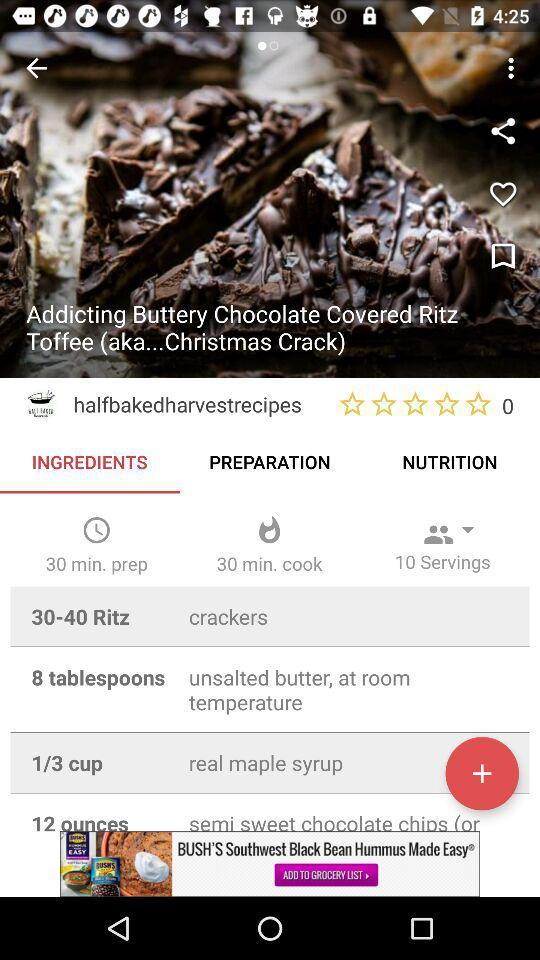 This screenshot has height=960, width=540. Describe the element at coordinates (481, 772) in the screenshot. I see `the add icon` at that location.